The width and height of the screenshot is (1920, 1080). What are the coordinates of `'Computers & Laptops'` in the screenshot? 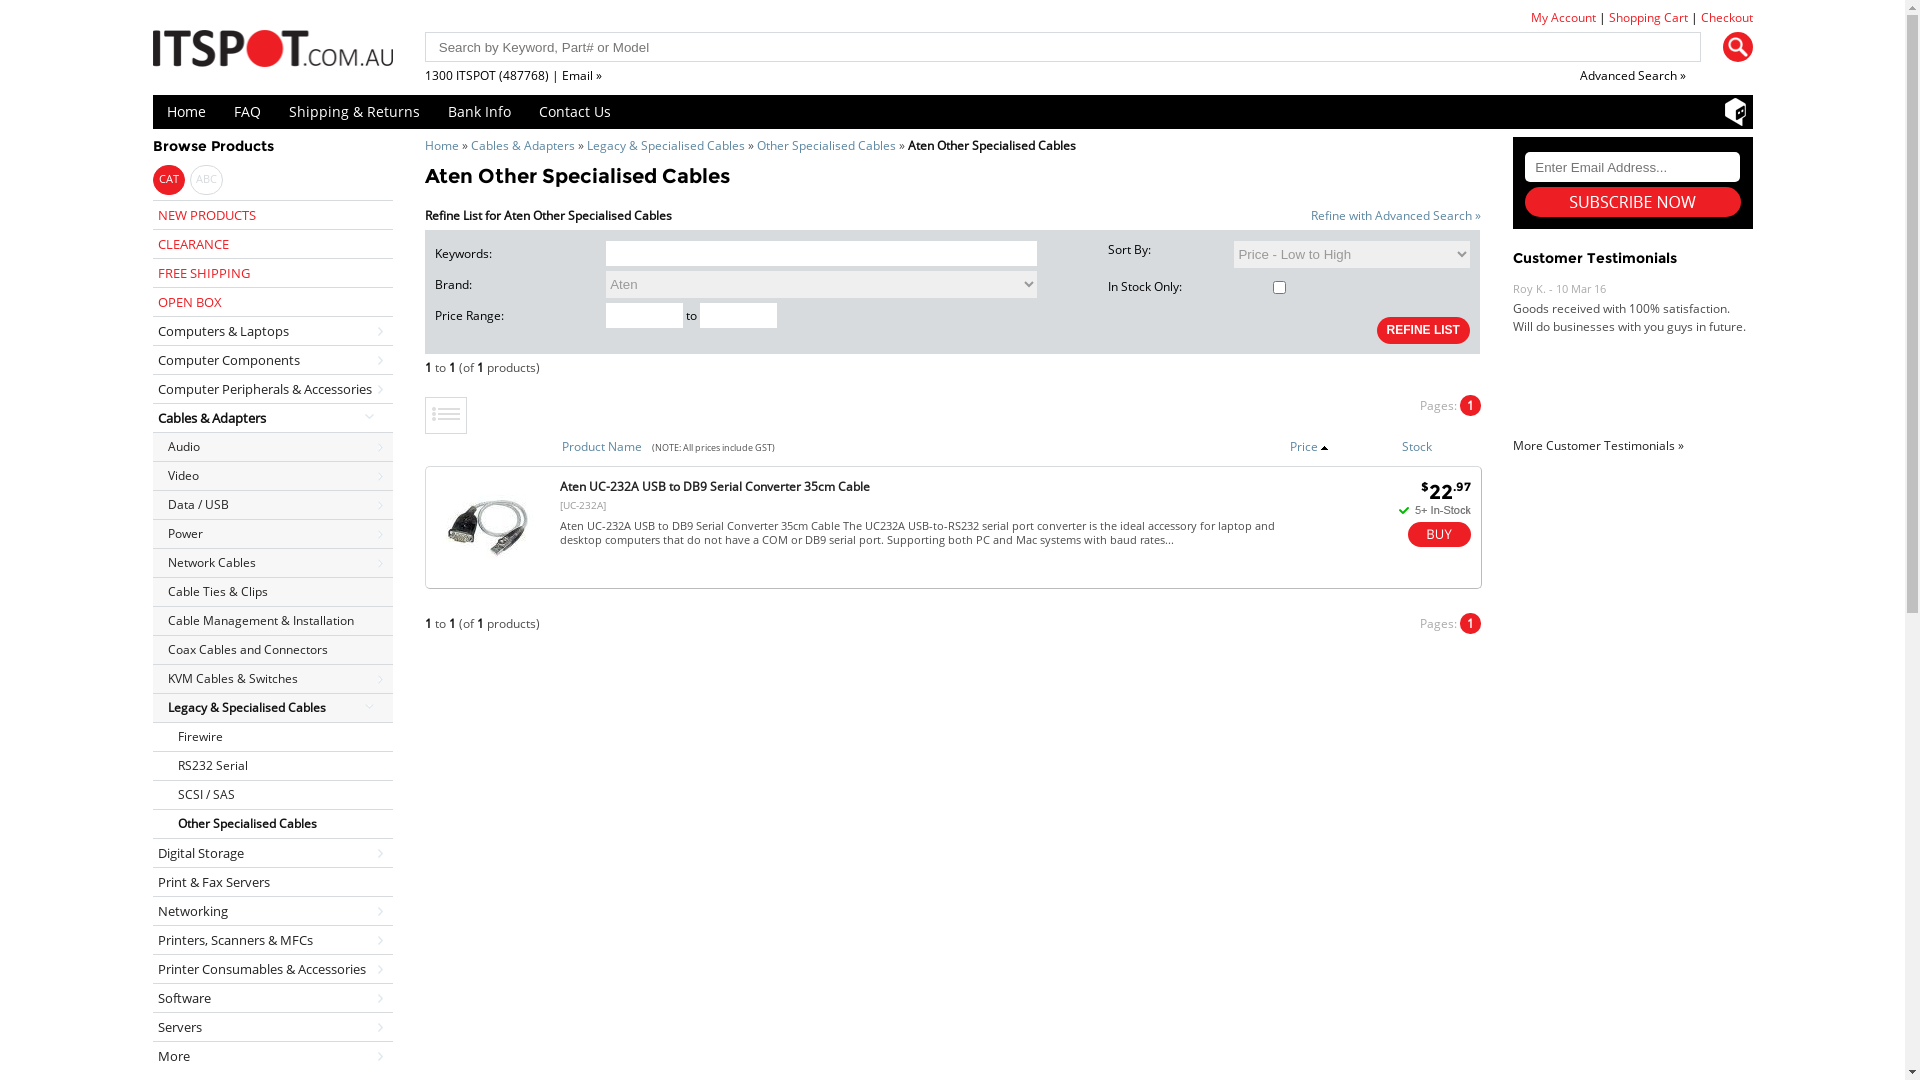 It's located at (151, 329).